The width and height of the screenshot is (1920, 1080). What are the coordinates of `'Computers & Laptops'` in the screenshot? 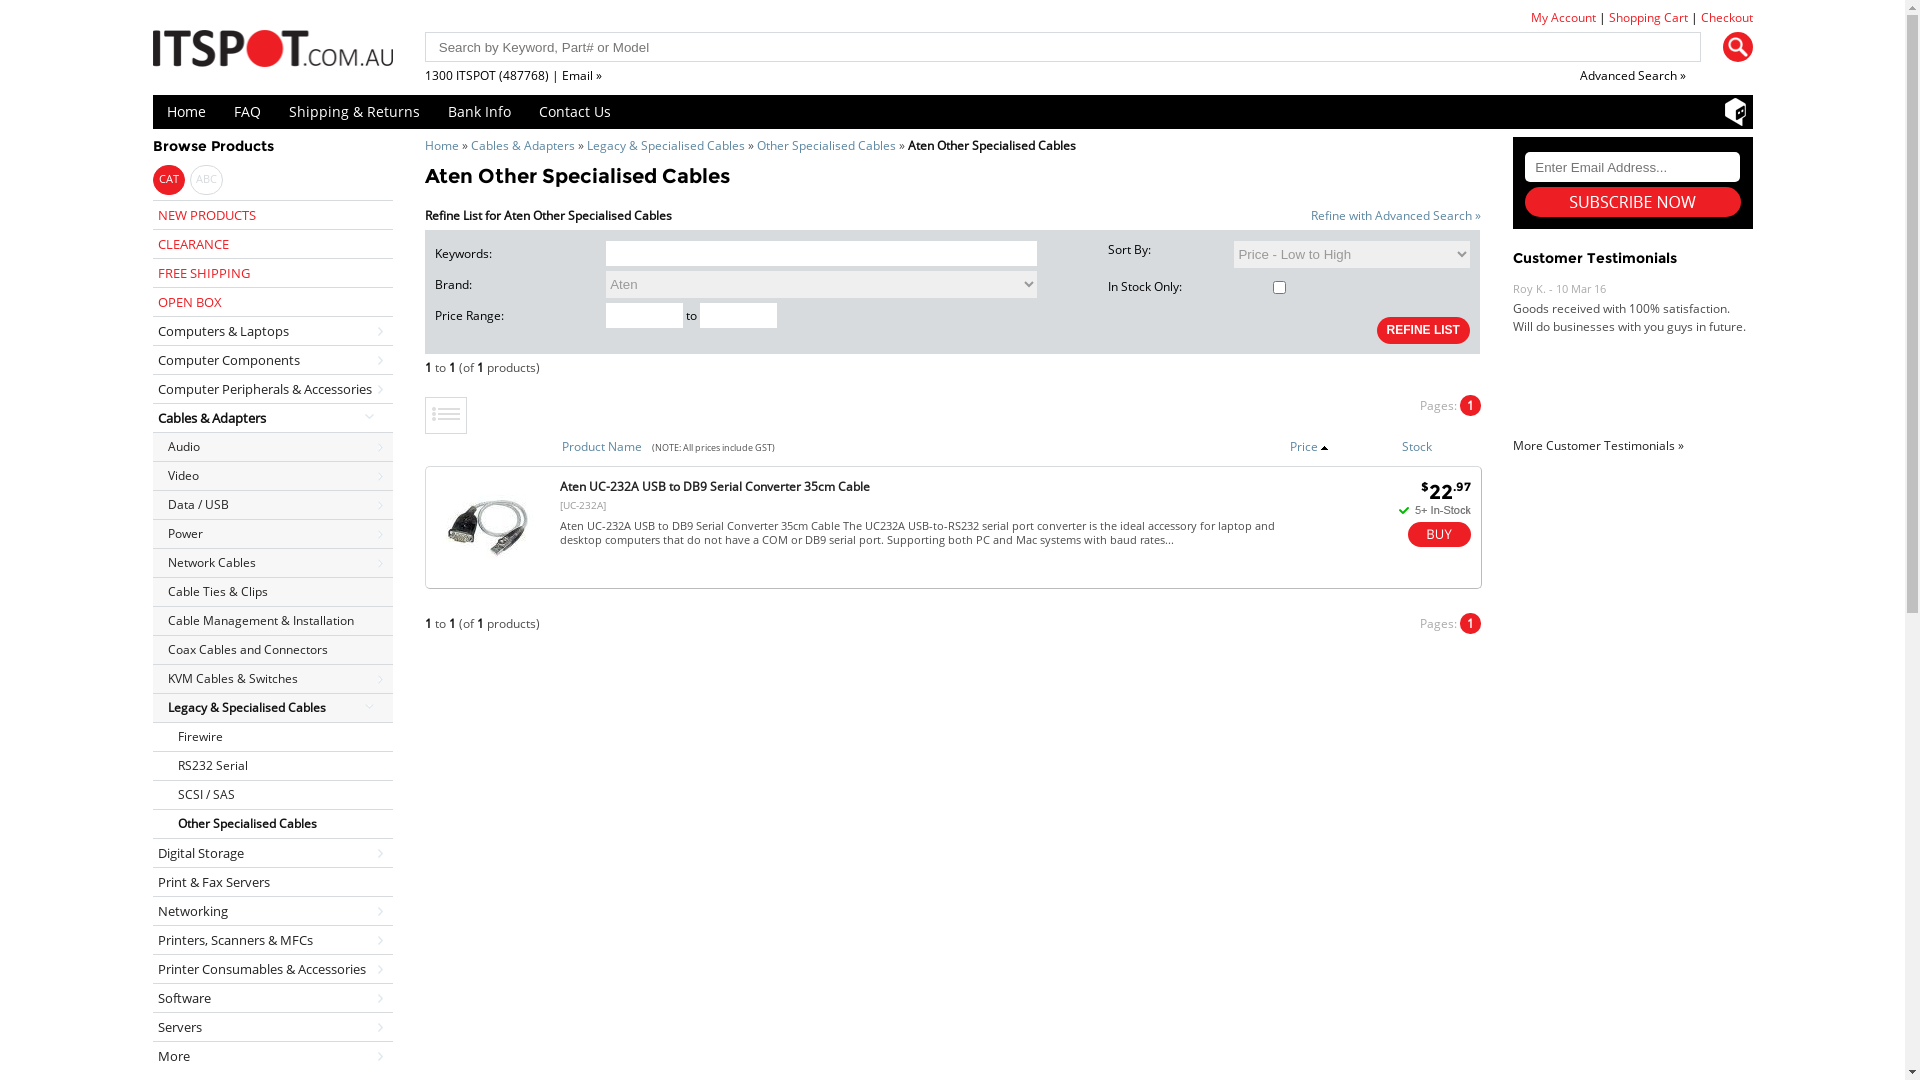 It's located at (151, 329).